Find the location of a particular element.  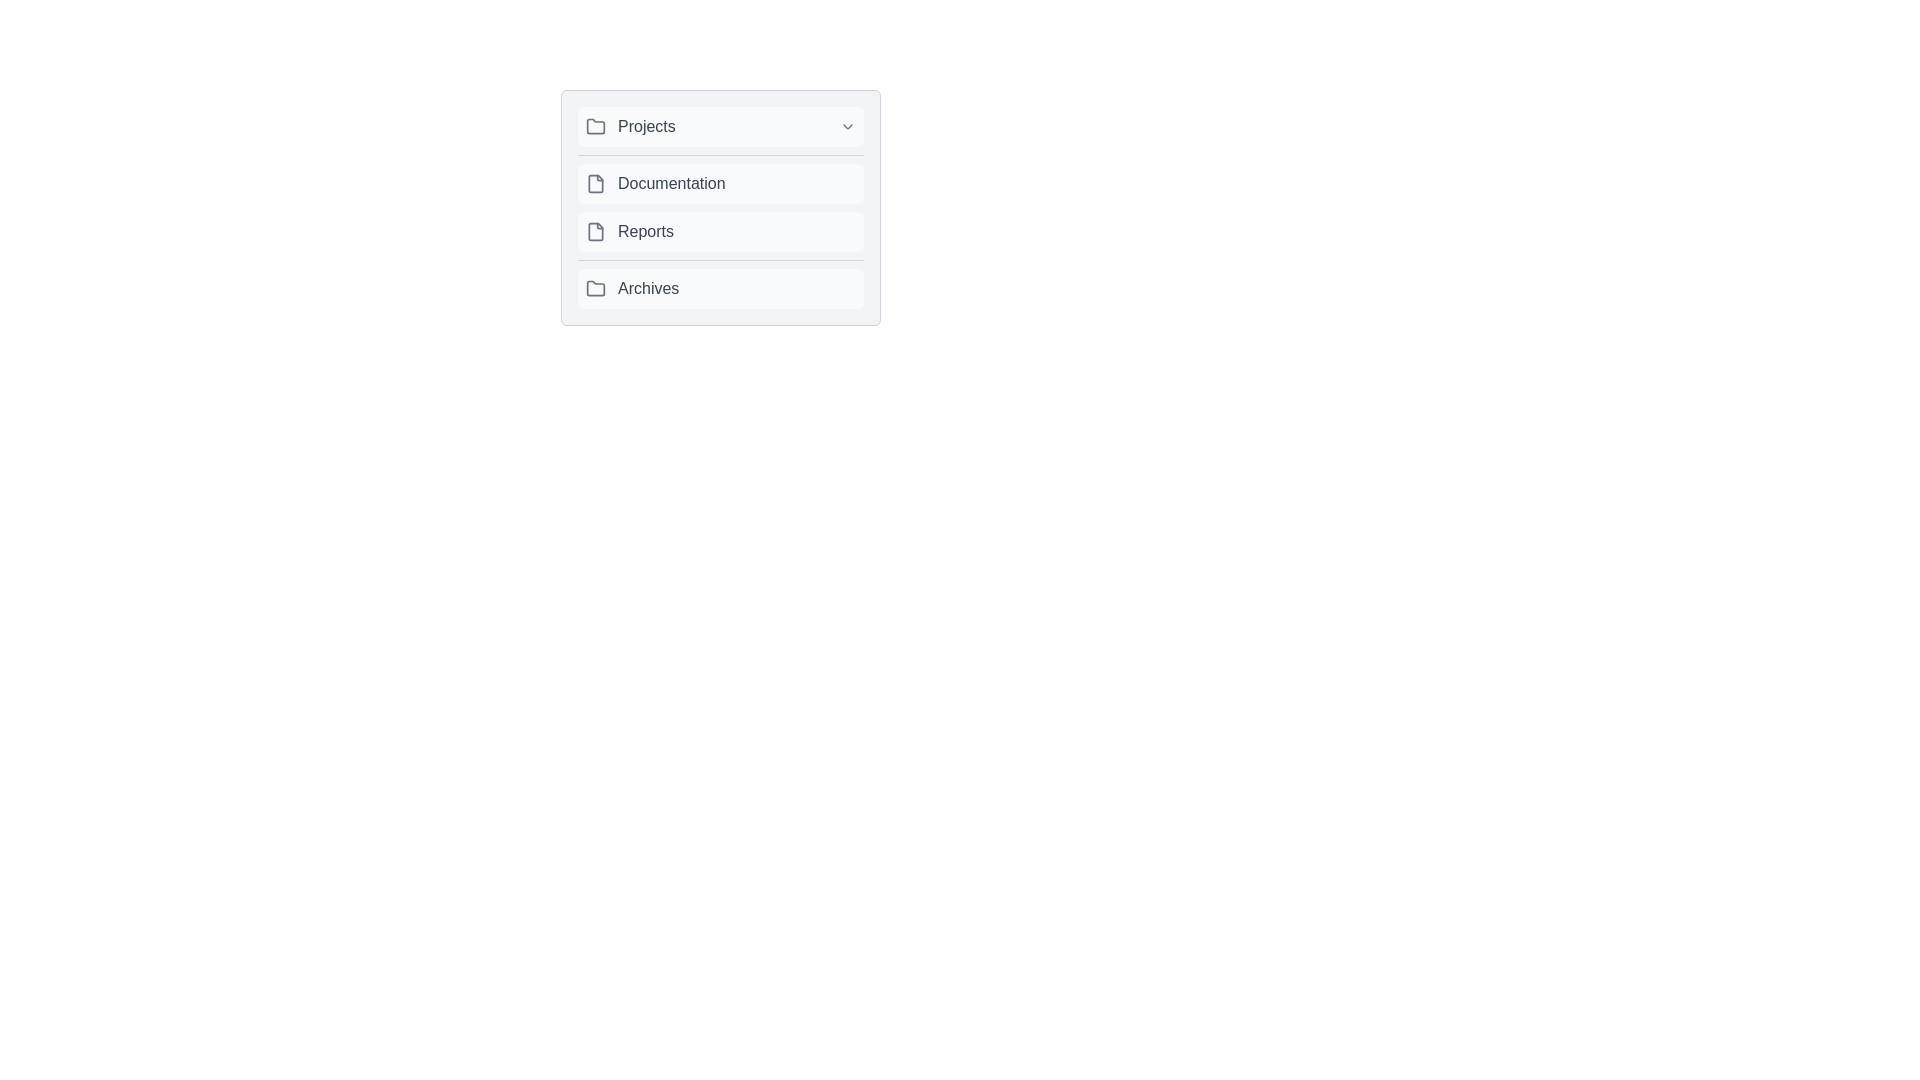

the 'Archives' text label located in the fourth item of the vertical list, positioned below 'Reports.' is located at coordinates (648, 289).